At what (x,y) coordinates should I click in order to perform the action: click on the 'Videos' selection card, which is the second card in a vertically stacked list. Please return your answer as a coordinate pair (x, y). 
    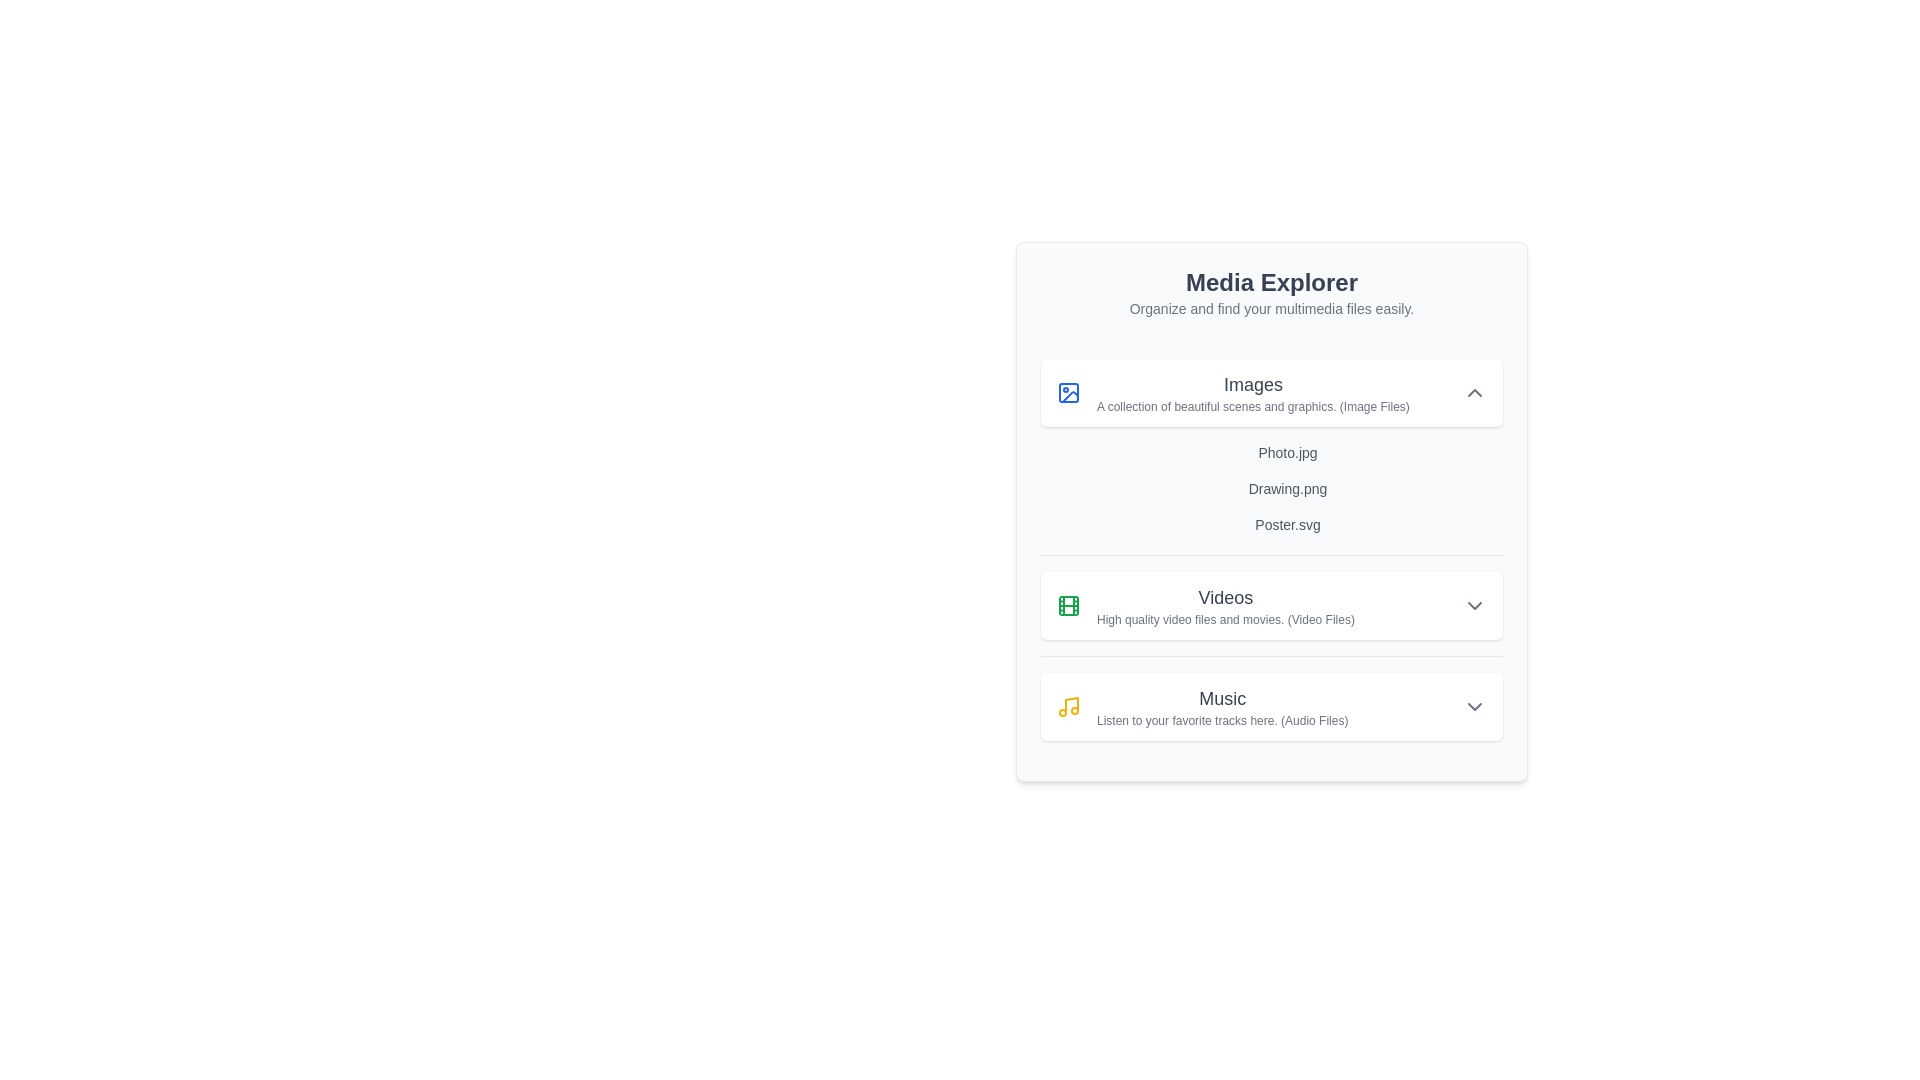
    Looking at the image, I should click on (1271, 604).